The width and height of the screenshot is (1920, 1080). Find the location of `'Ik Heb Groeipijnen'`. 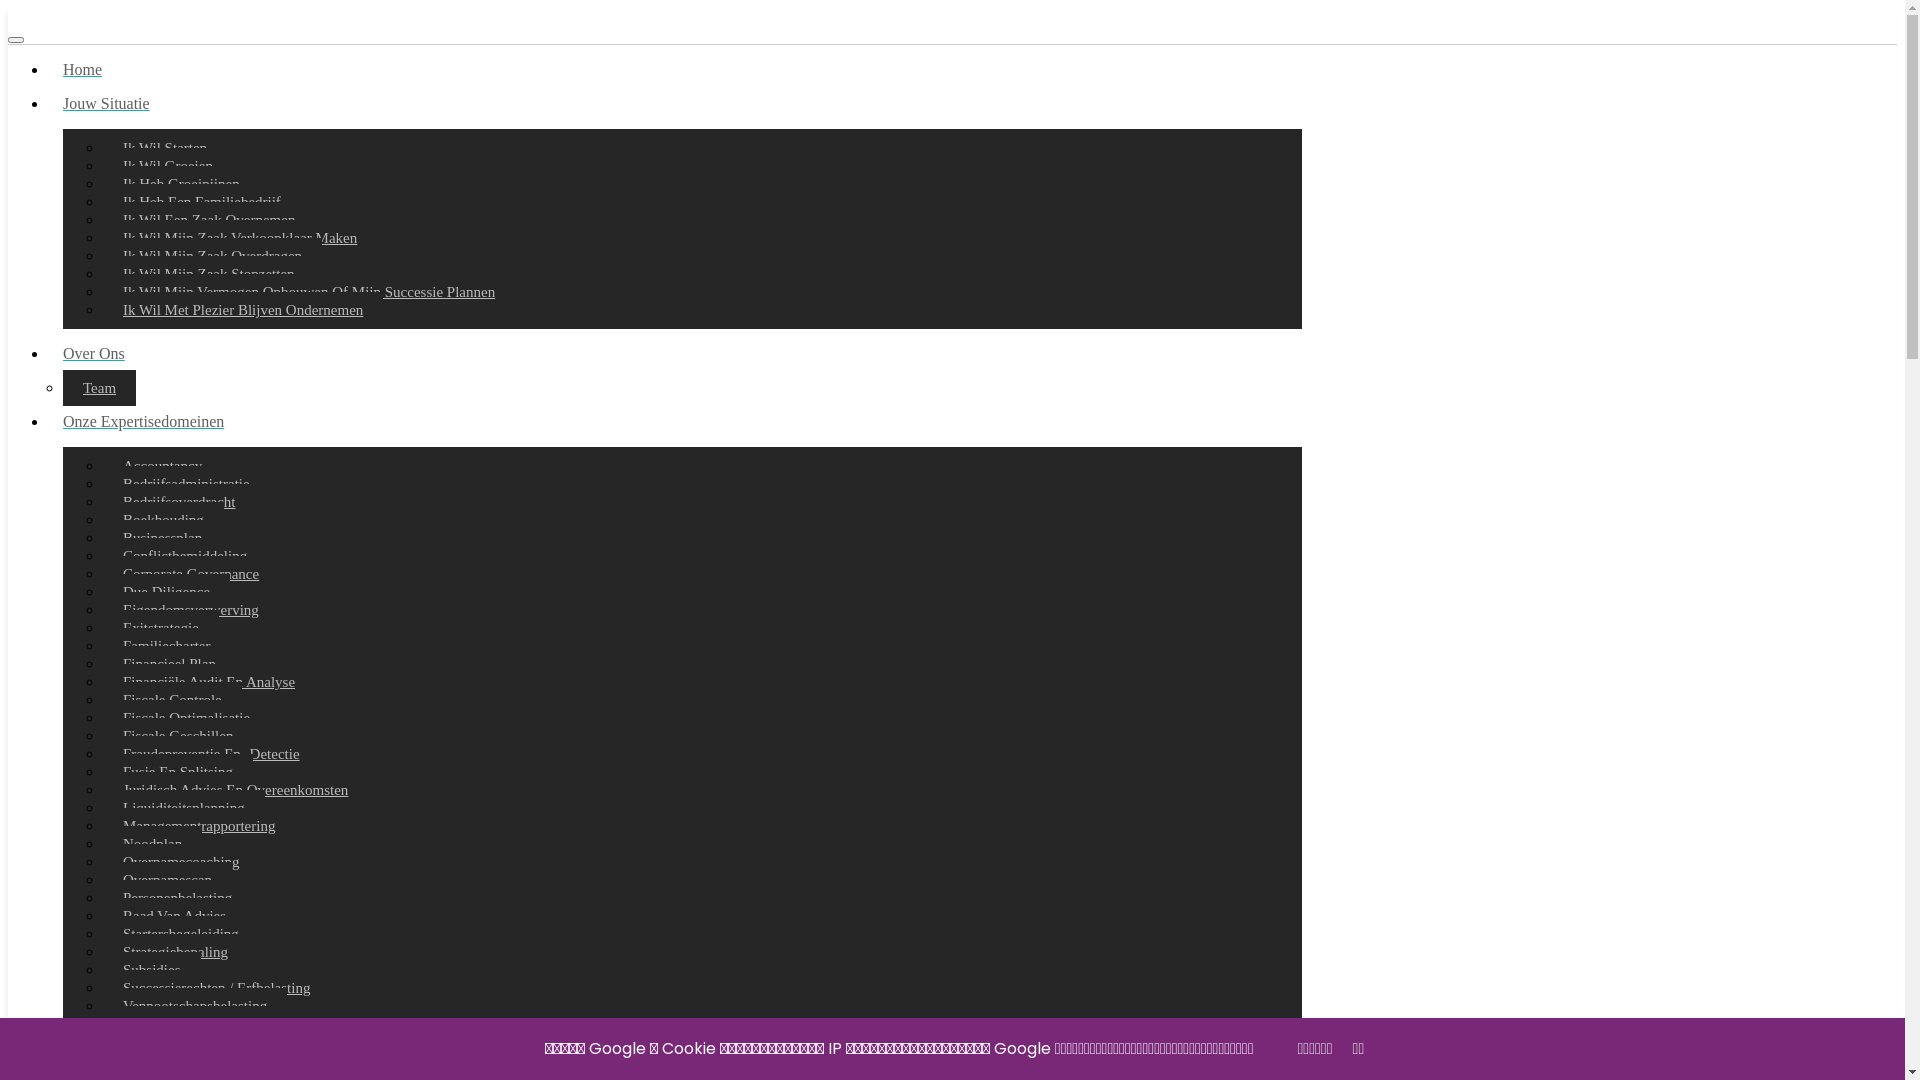

'Ik Heb Groeipijnen' is located at coordinates (101, 184).